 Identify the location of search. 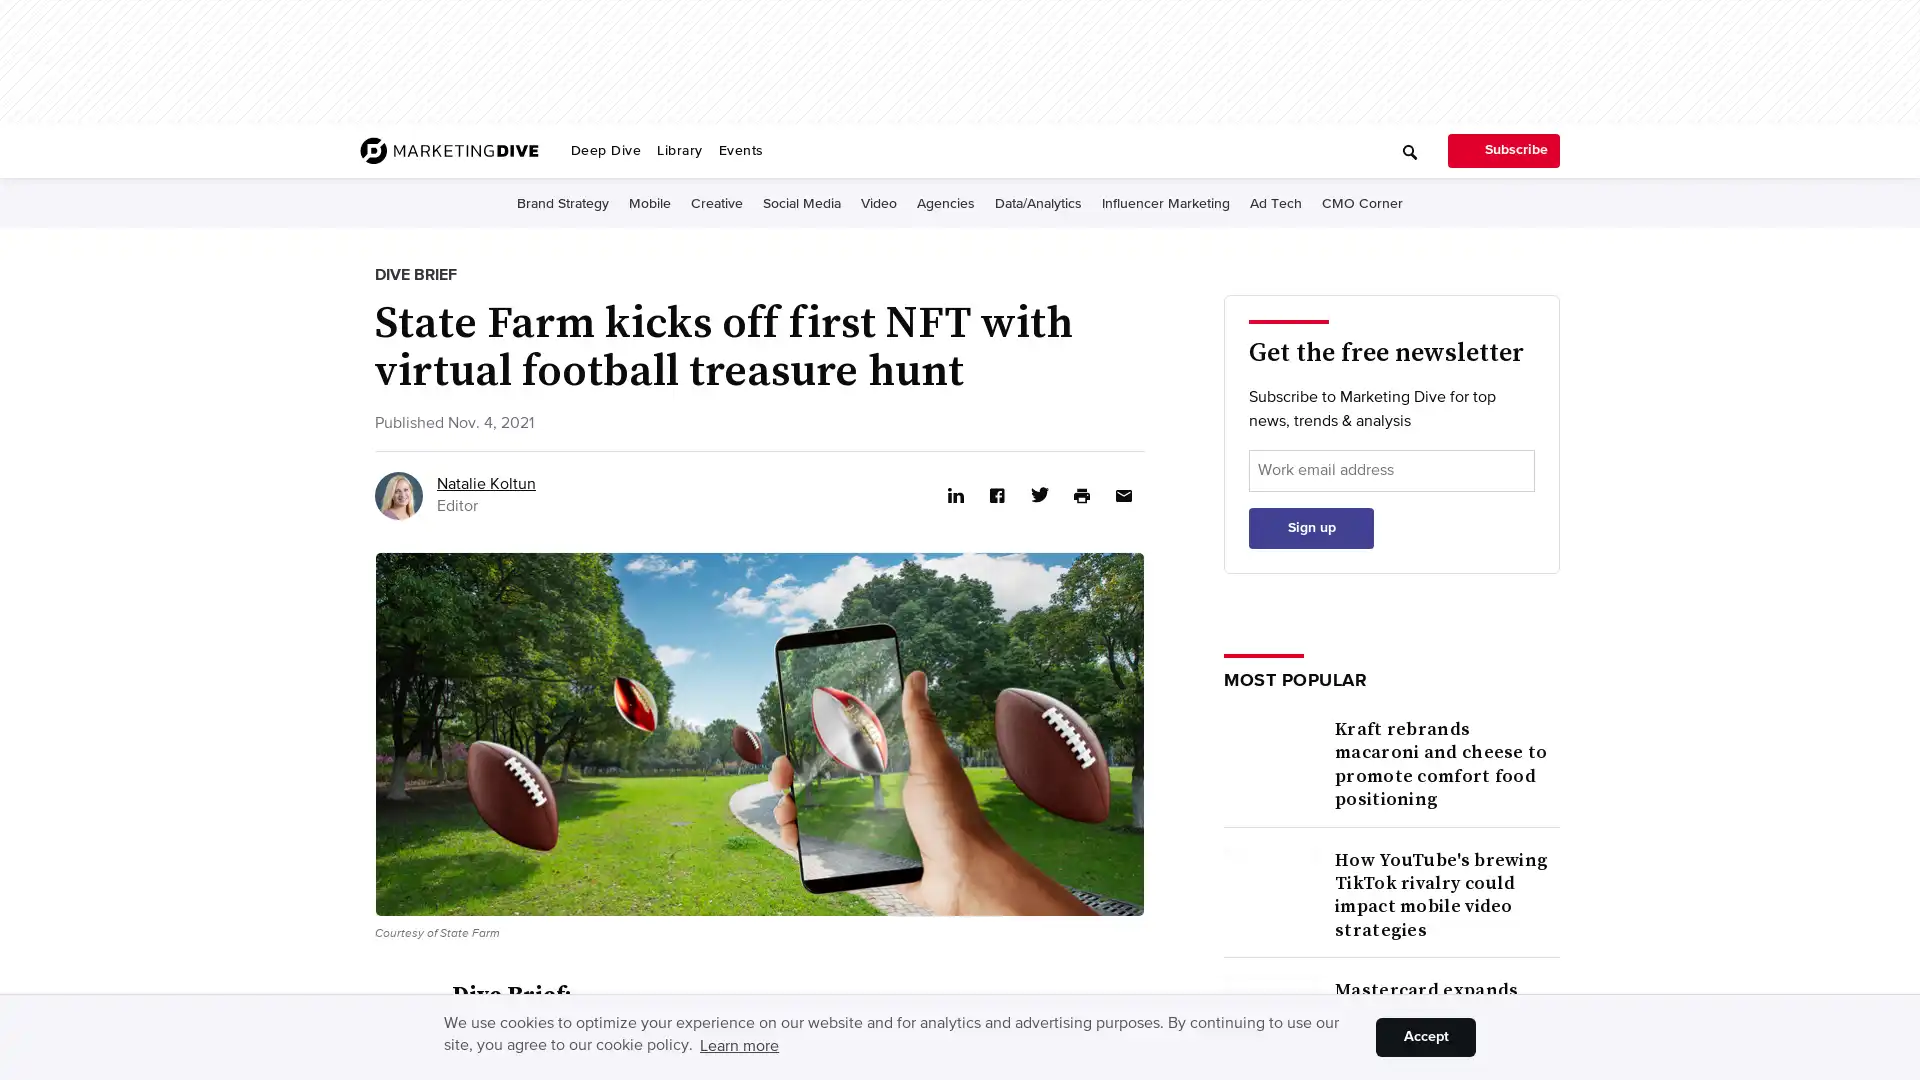
(1112, 143).